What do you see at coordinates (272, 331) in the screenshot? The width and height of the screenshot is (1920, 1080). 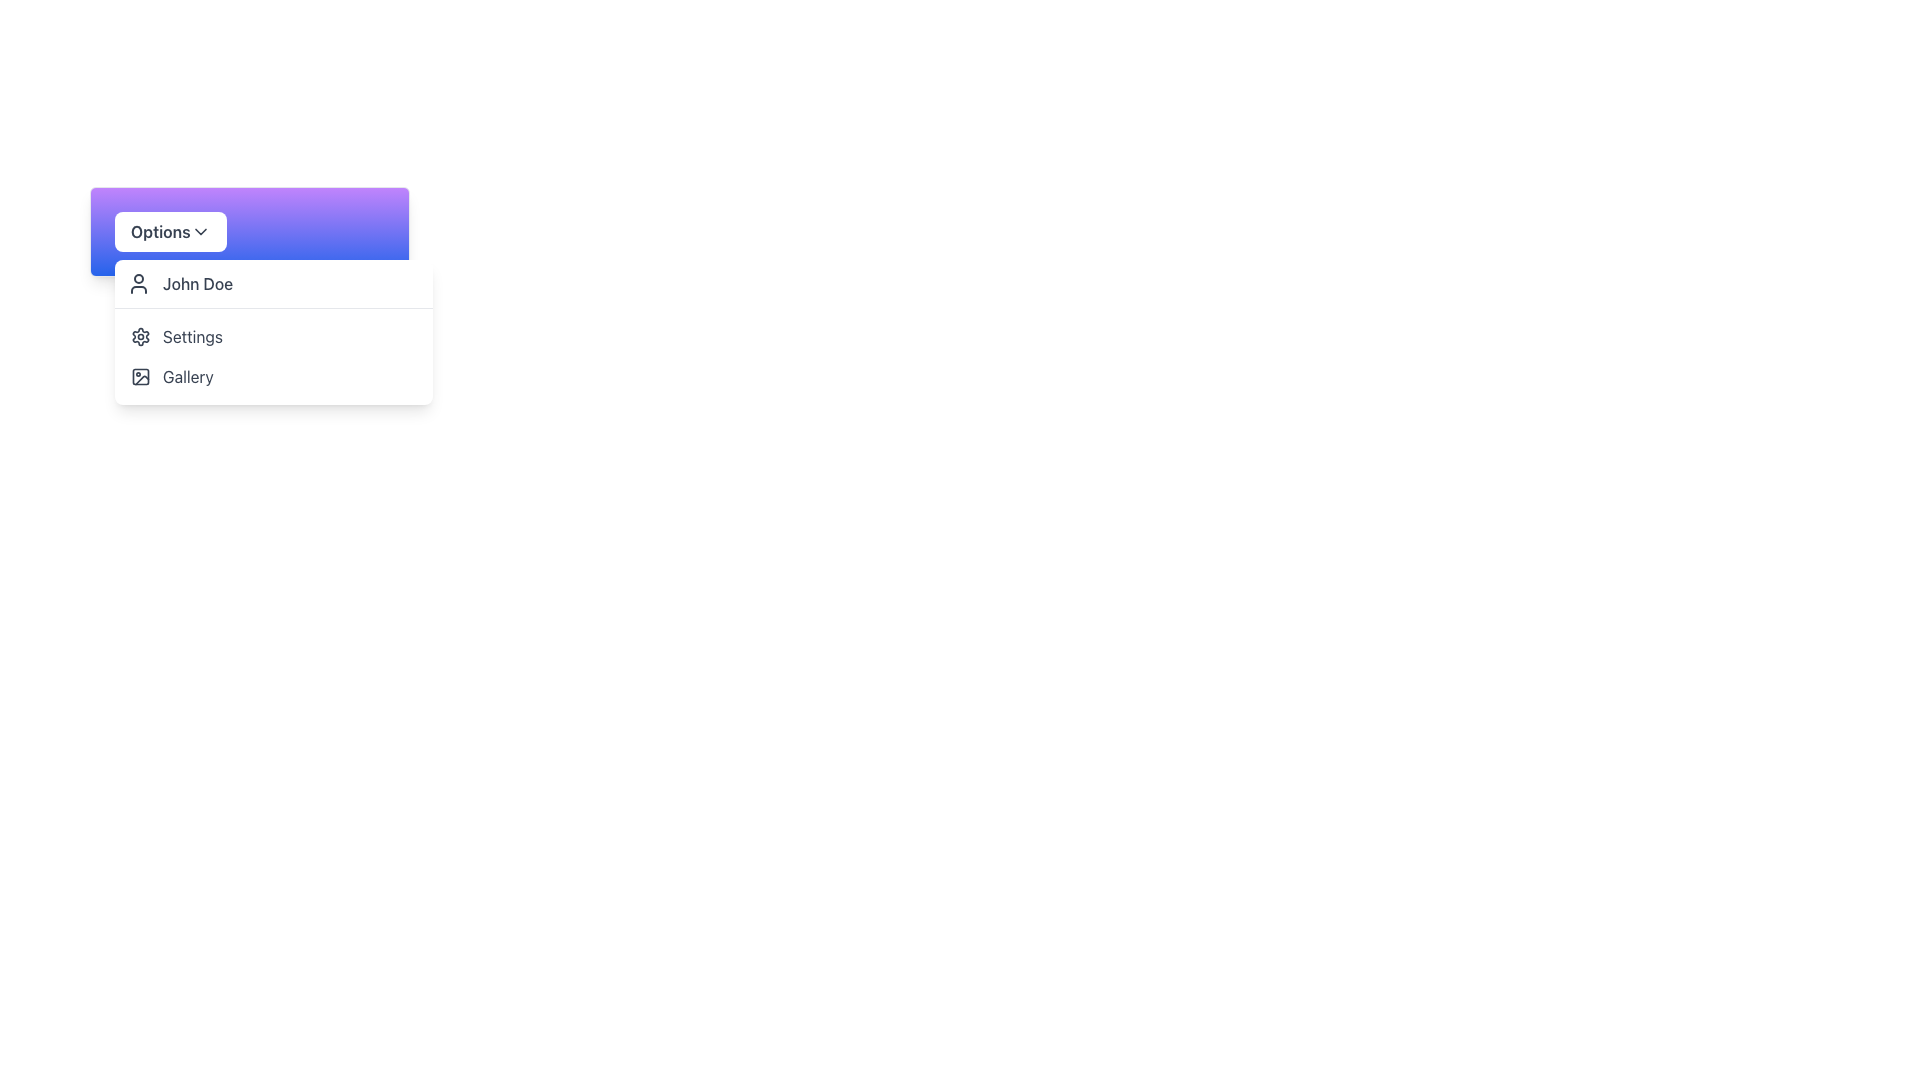 I see `the 'Settings' menu item in the dropdown list` at bounding box center [272, 331].